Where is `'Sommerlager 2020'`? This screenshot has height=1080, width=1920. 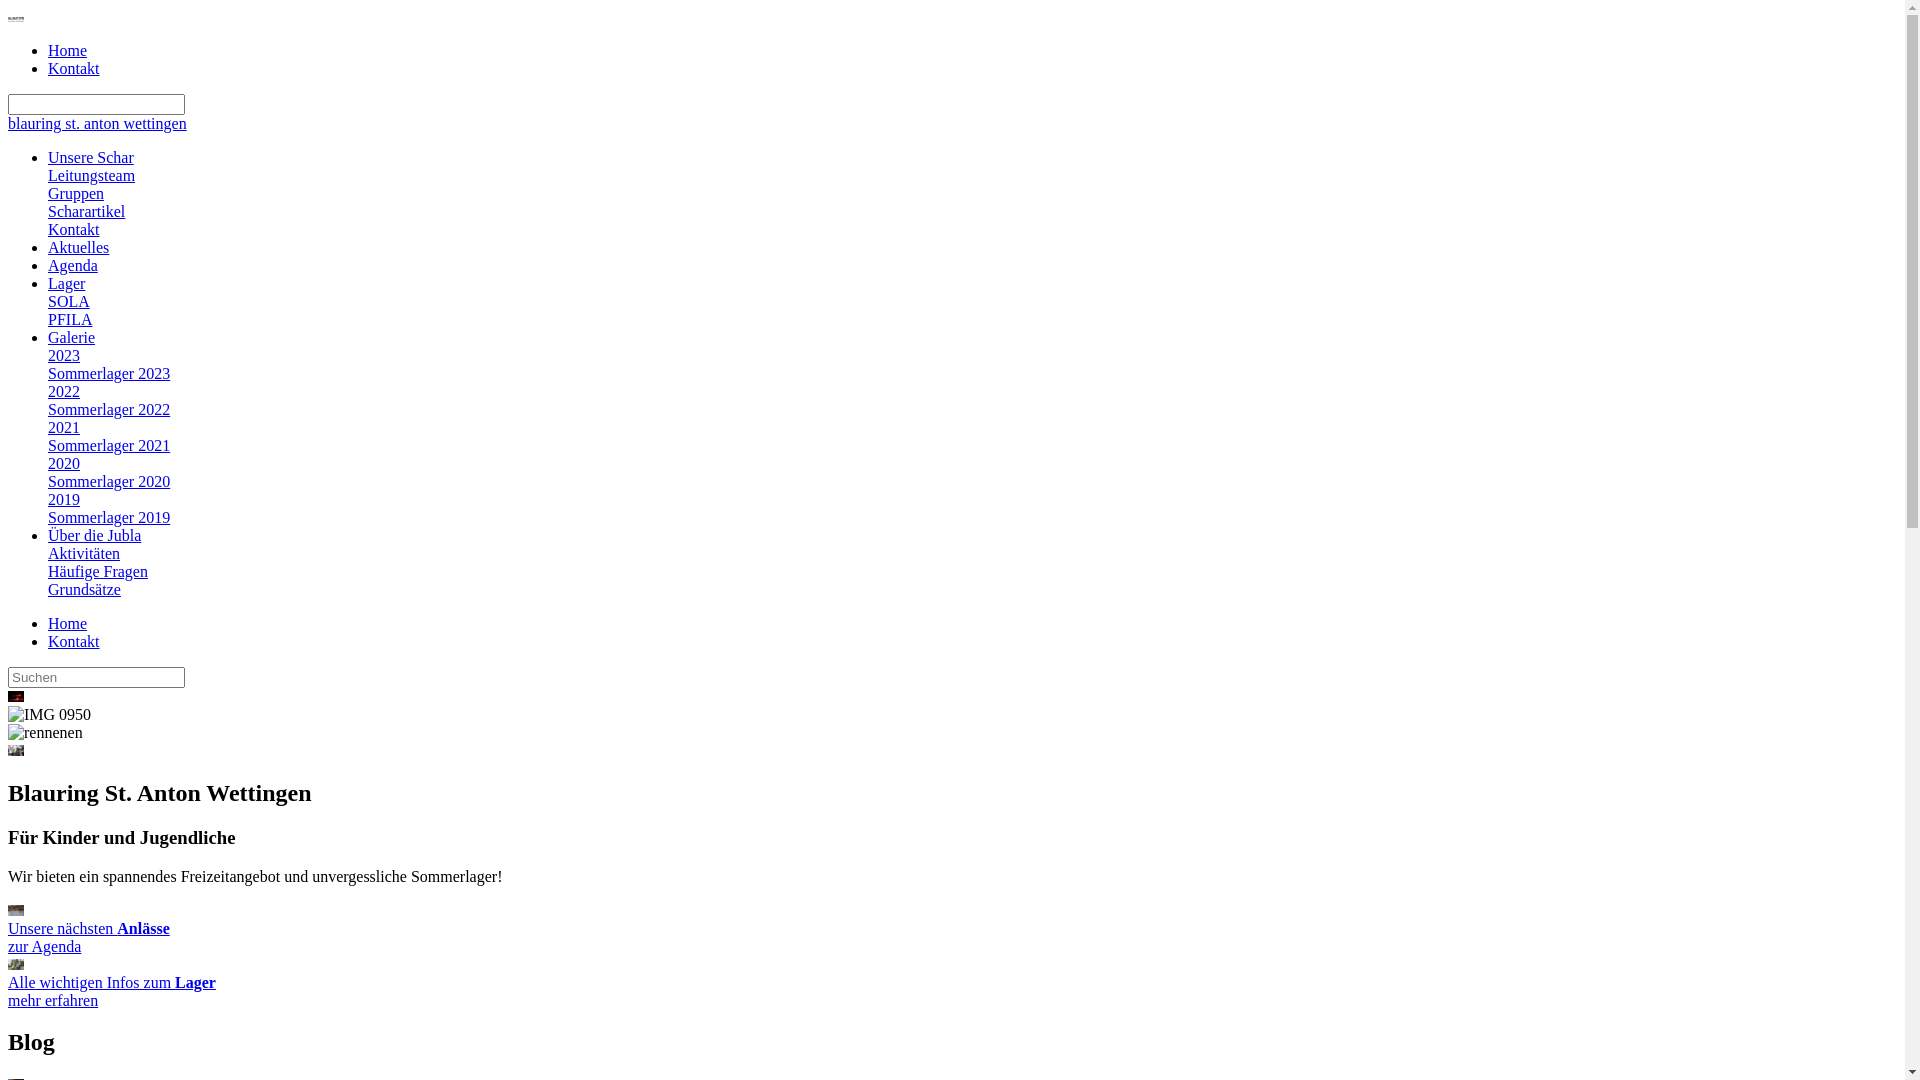
'Sommerlager 2020' is located at coordinates (108, 481).